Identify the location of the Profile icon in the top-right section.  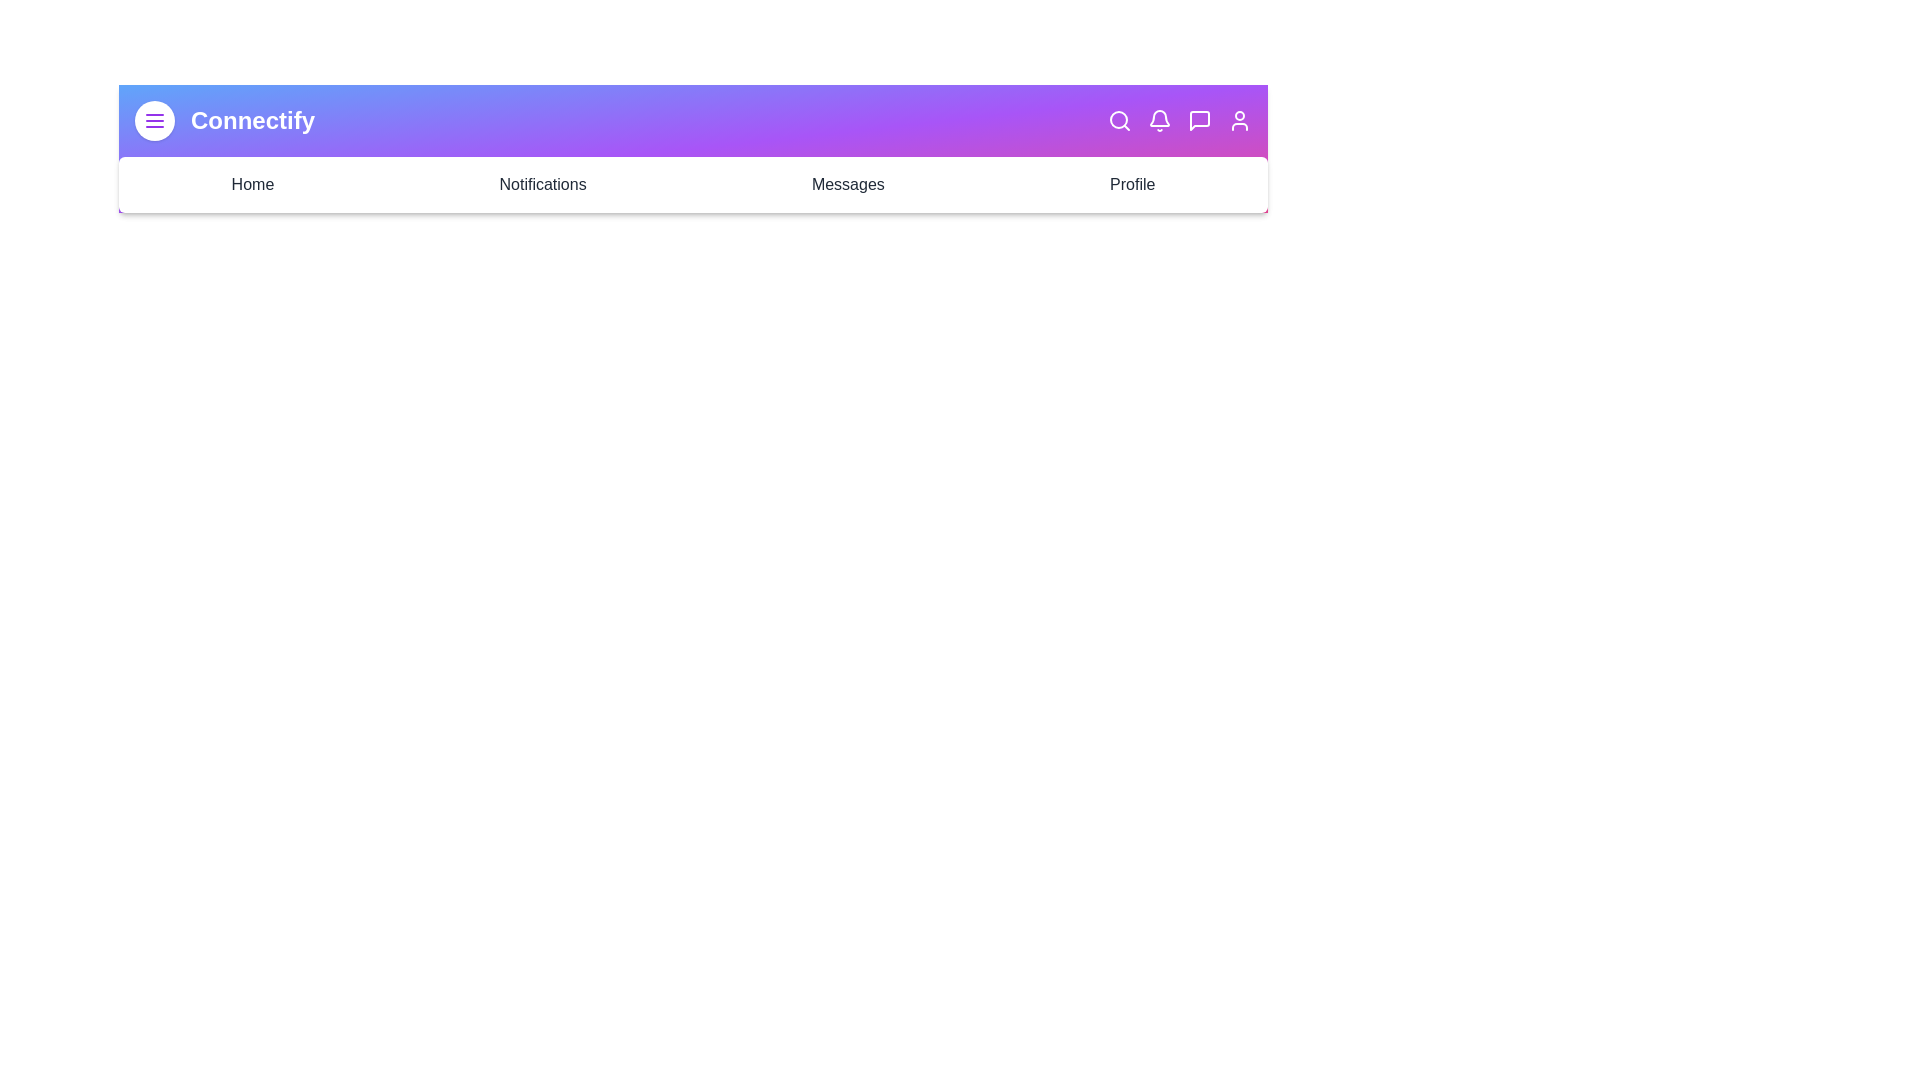
(1238, 120).